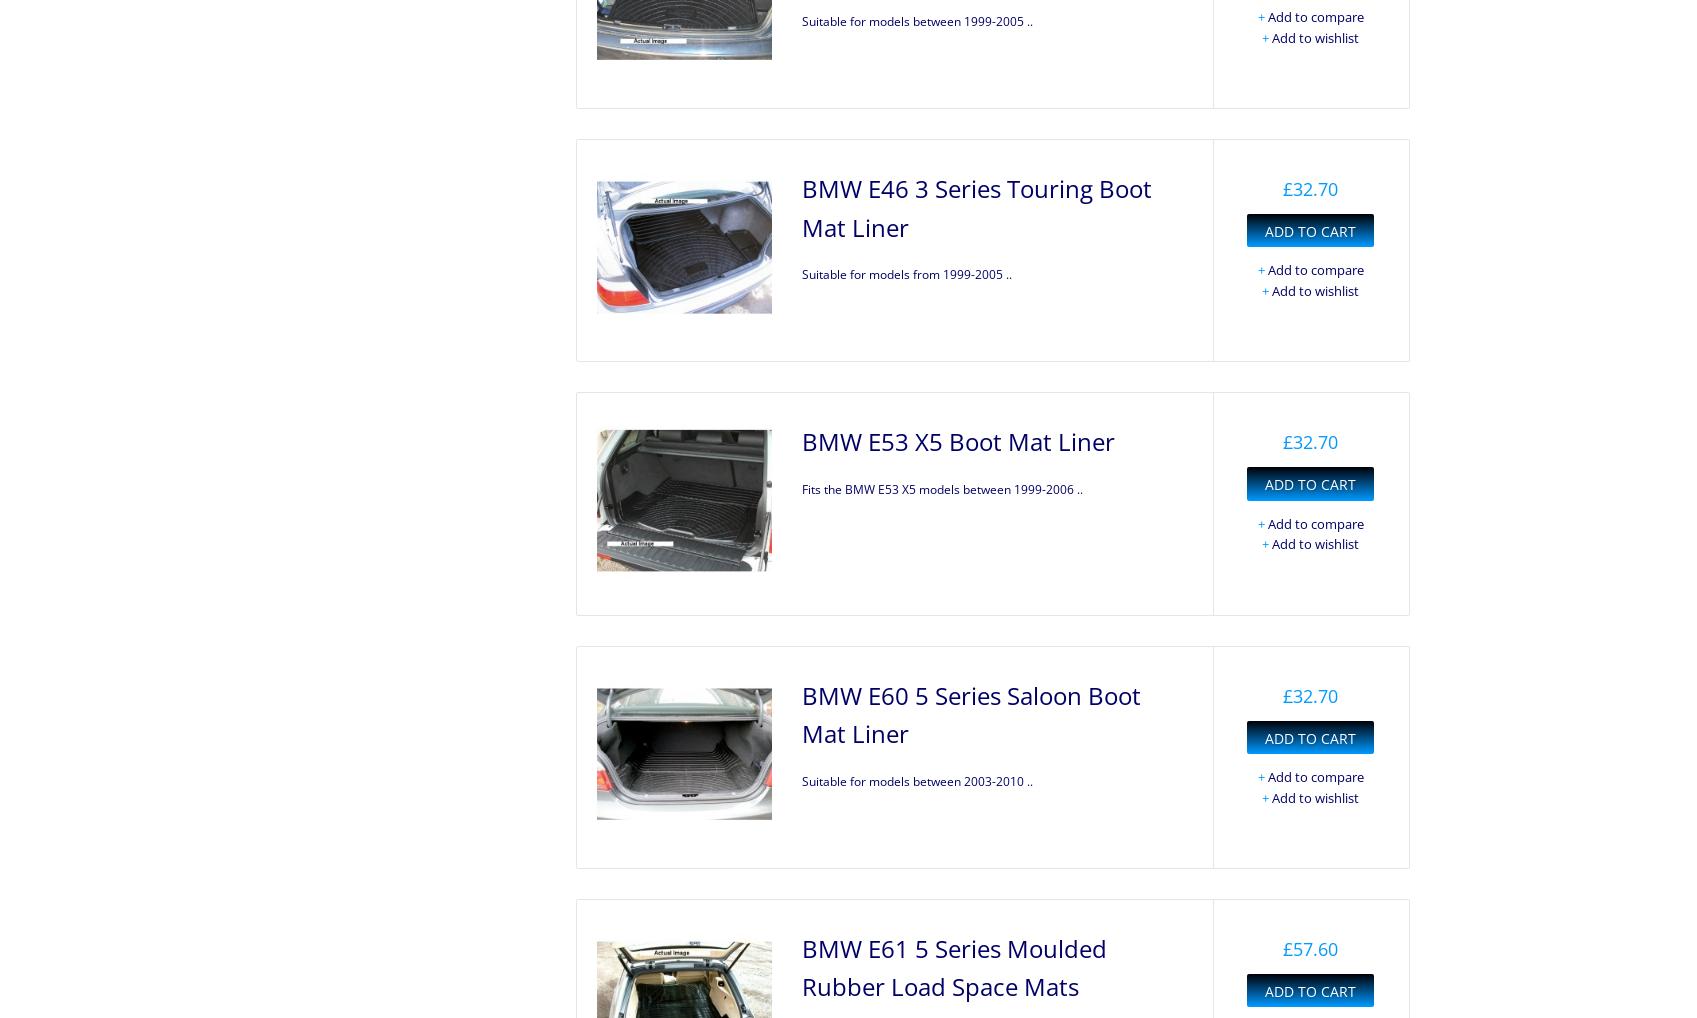 This screenshot has width=1697, height=1018. Describe the element at coordinates (916, 780) in the screenshot. I see `'Suitable for models between 2003-2010
..'` at that location.